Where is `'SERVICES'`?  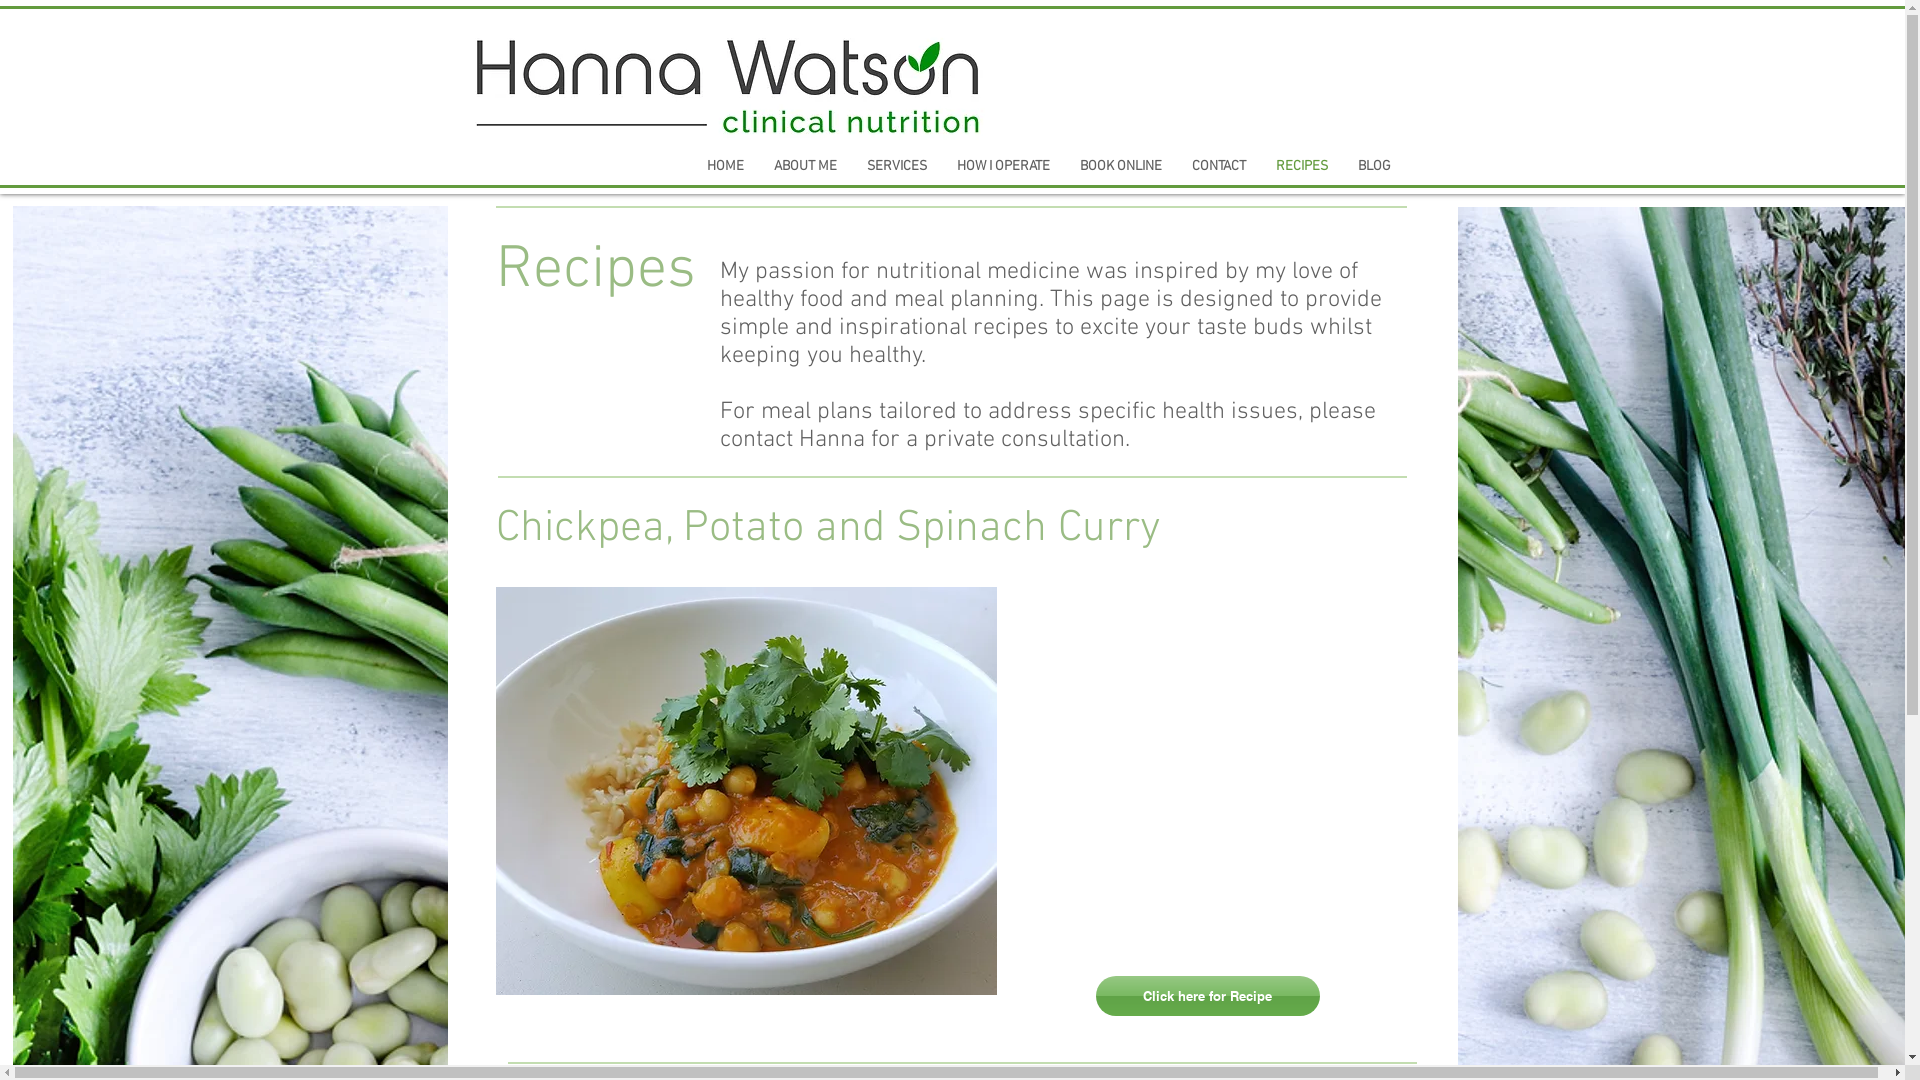
'SERVICES' is located at coordinates (851, 165).